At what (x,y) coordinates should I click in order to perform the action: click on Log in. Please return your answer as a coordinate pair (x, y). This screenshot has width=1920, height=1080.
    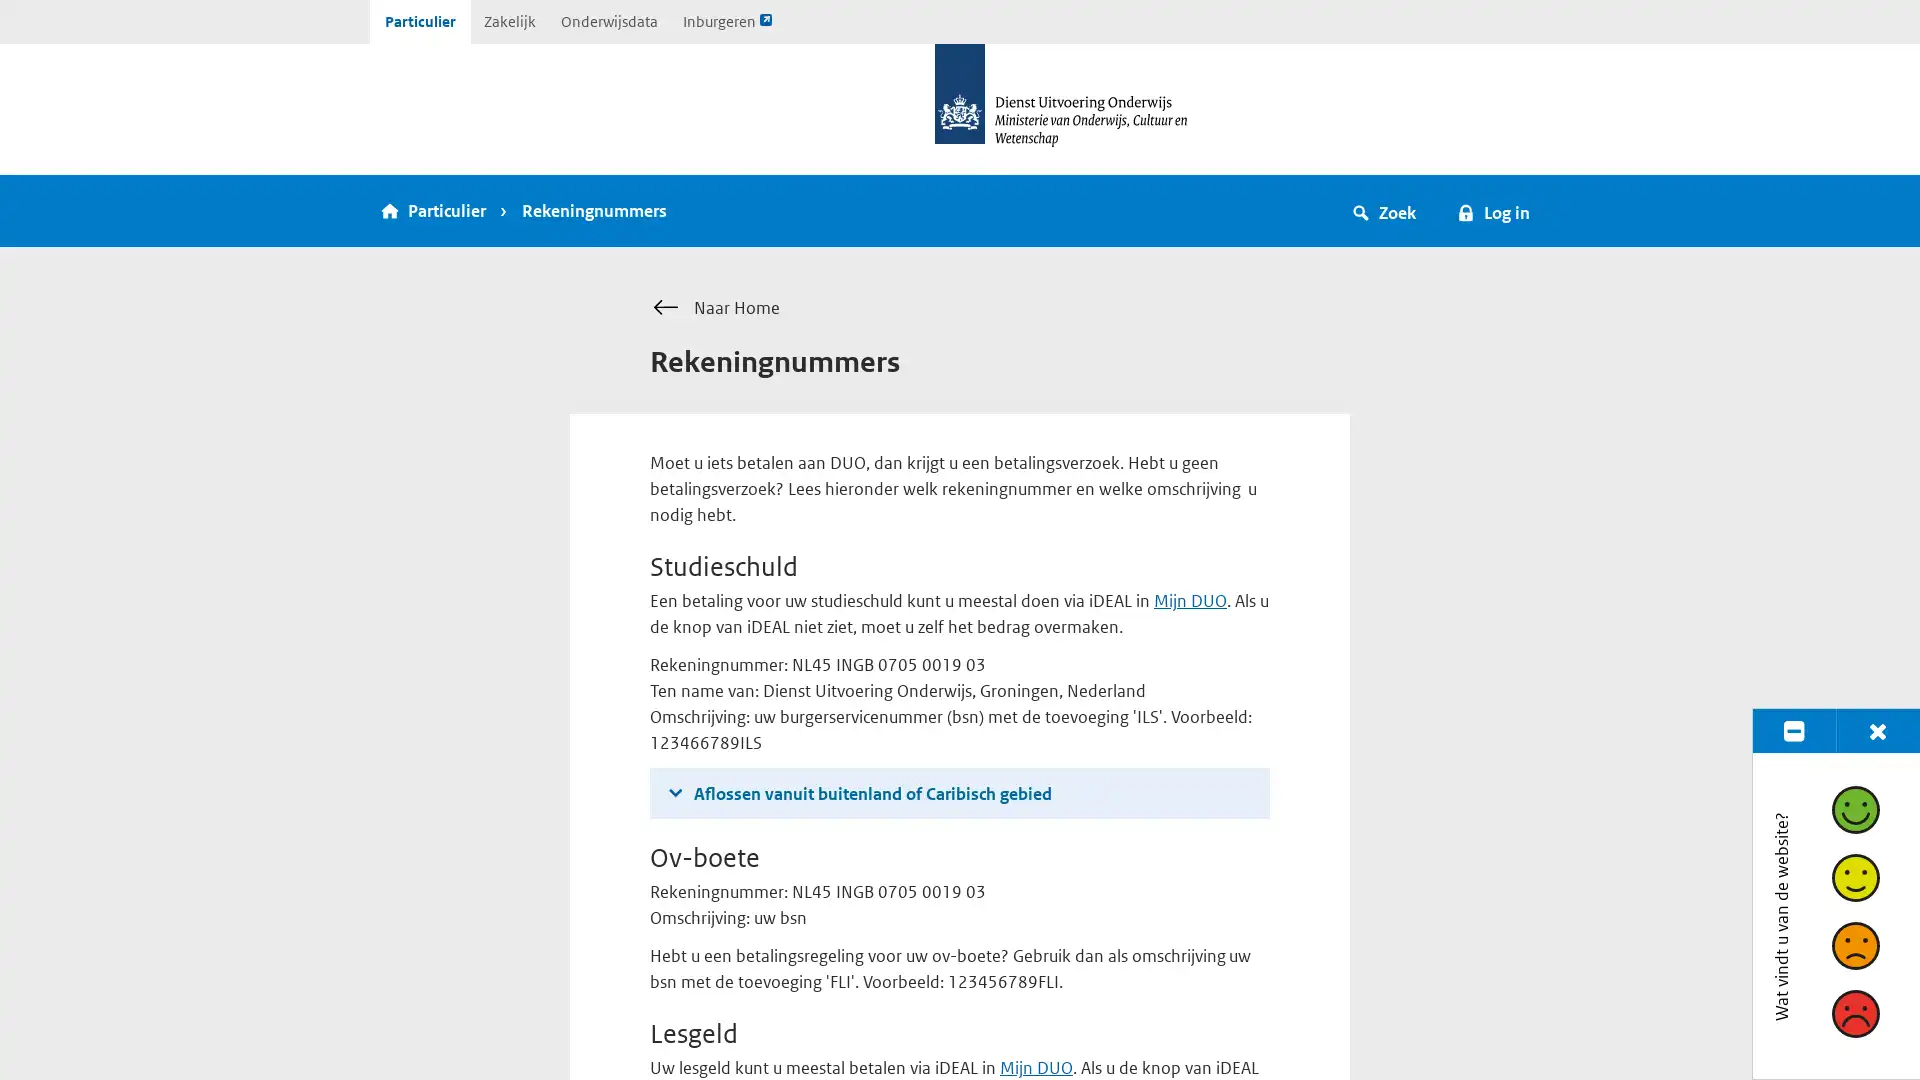
    Looking at the image, I should click on (1492, 211).